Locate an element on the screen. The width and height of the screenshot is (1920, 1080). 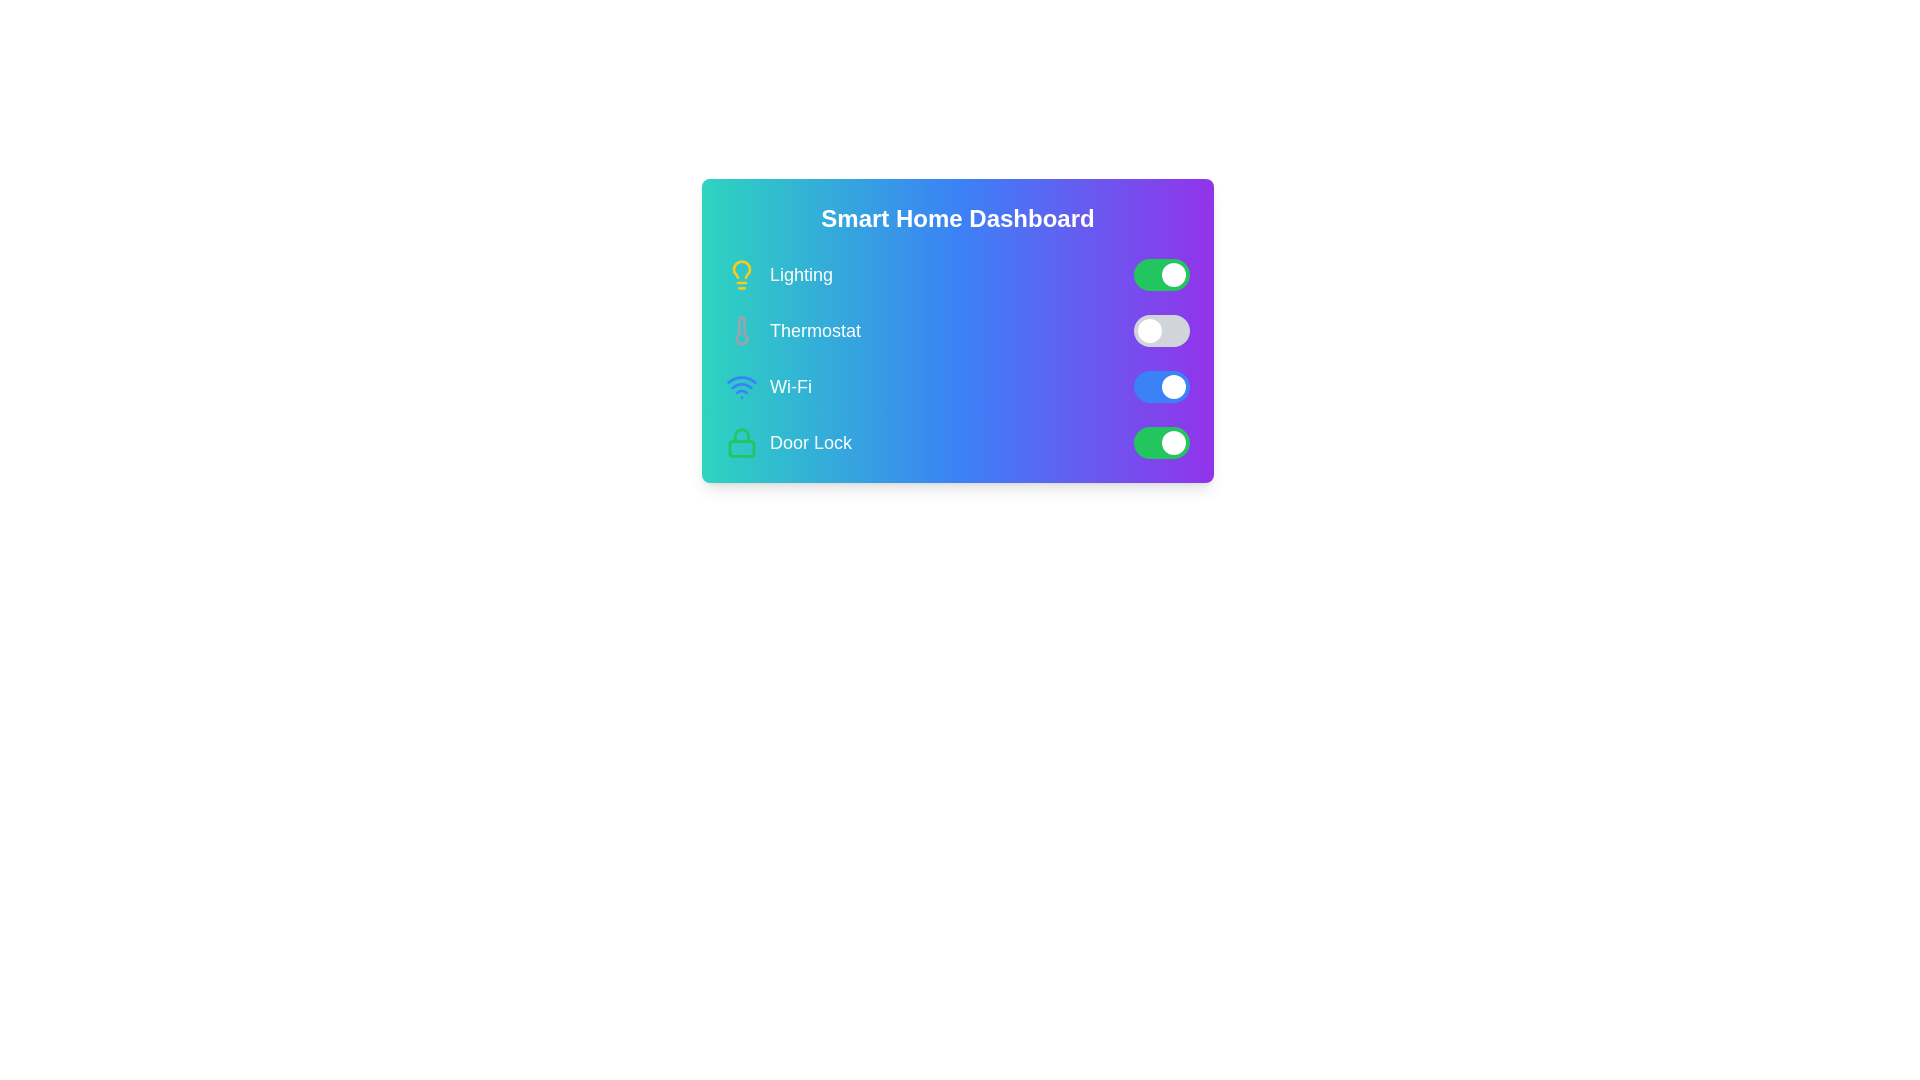
the lightbulb icon in the Lighting section of the Smart Home Dashboard, which is colored yellow and circular in shape is located at coordinates (741, 274).